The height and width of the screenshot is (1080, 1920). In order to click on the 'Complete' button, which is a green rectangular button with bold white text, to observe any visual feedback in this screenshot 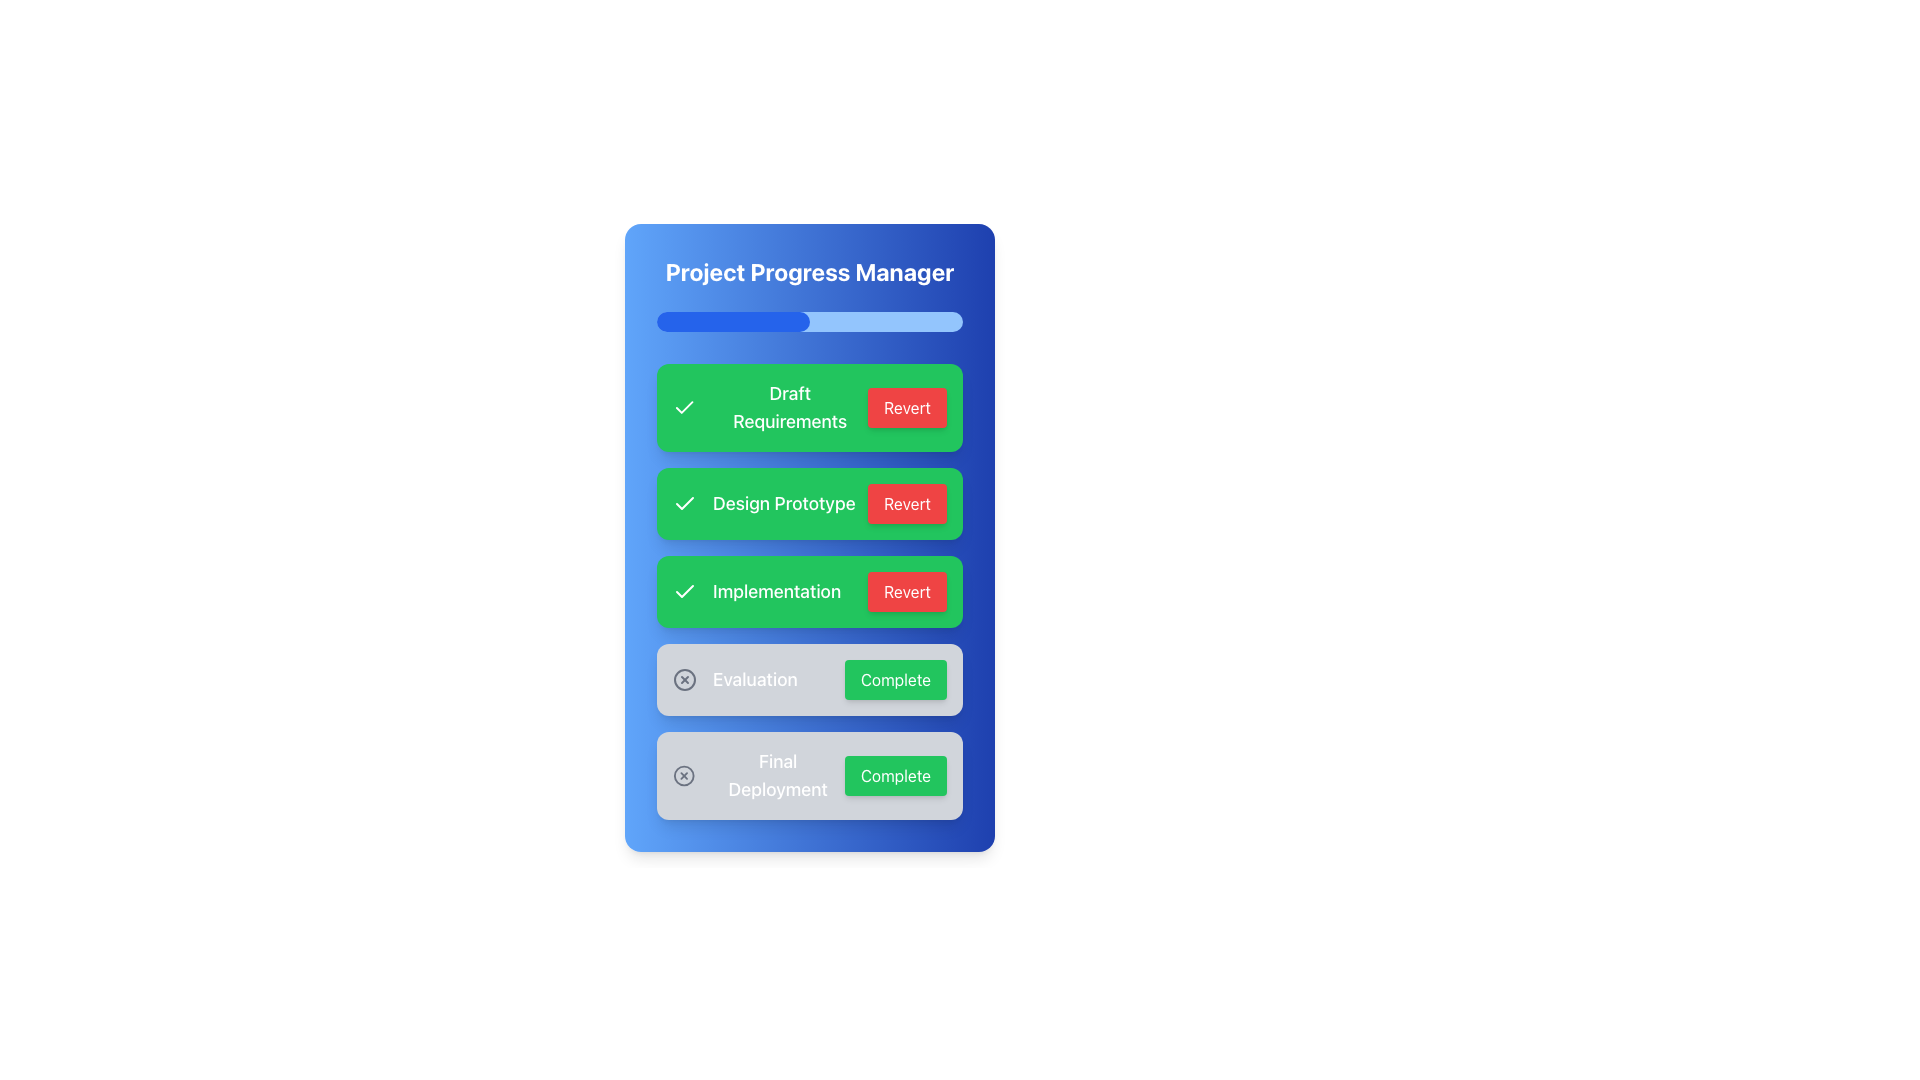, I will do `click(894, 678)`.